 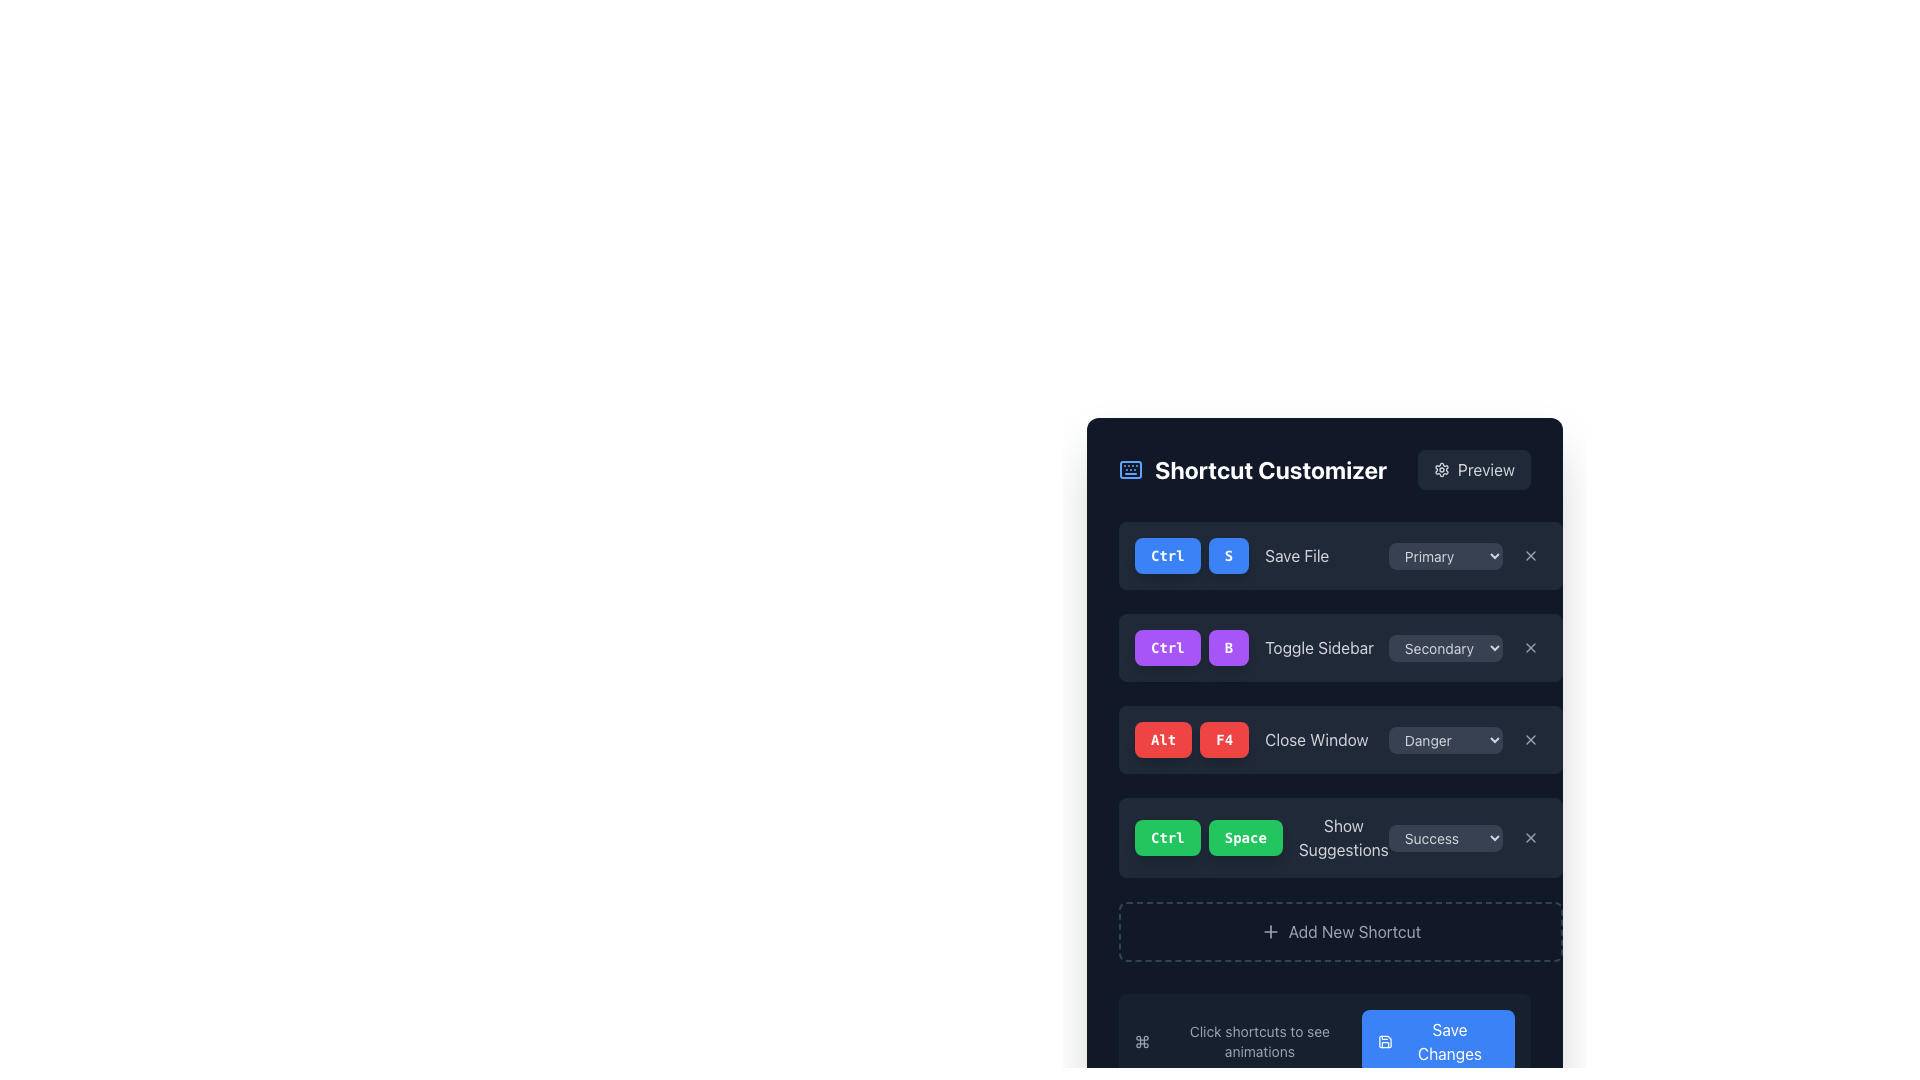 I want to click on the 'Shortcut Customizer' panel which includes the title and the 'Preview' button, so click(x=1324, y=470).